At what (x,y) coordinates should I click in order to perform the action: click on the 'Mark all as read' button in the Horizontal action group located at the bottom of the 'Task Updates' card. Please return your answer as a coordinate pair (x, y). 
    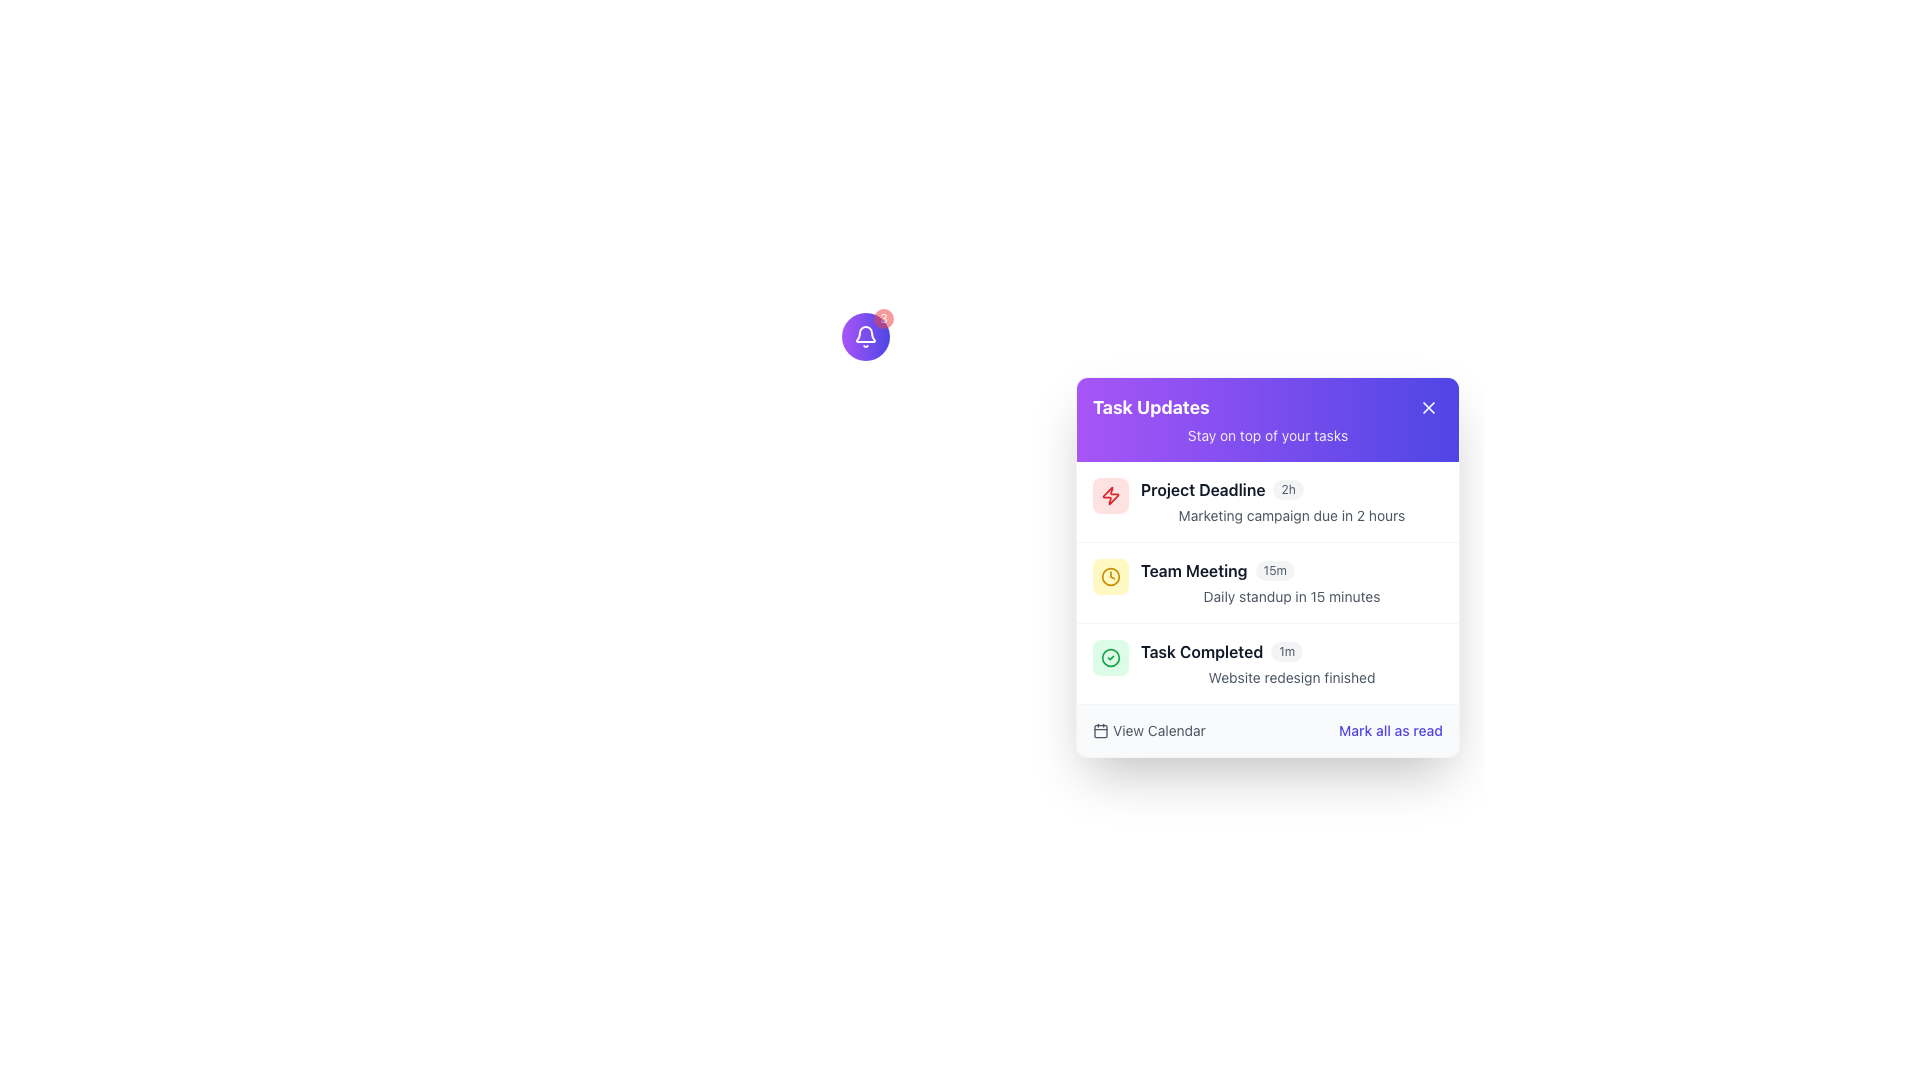
    Looking at the image, I should click on (1266, 731).